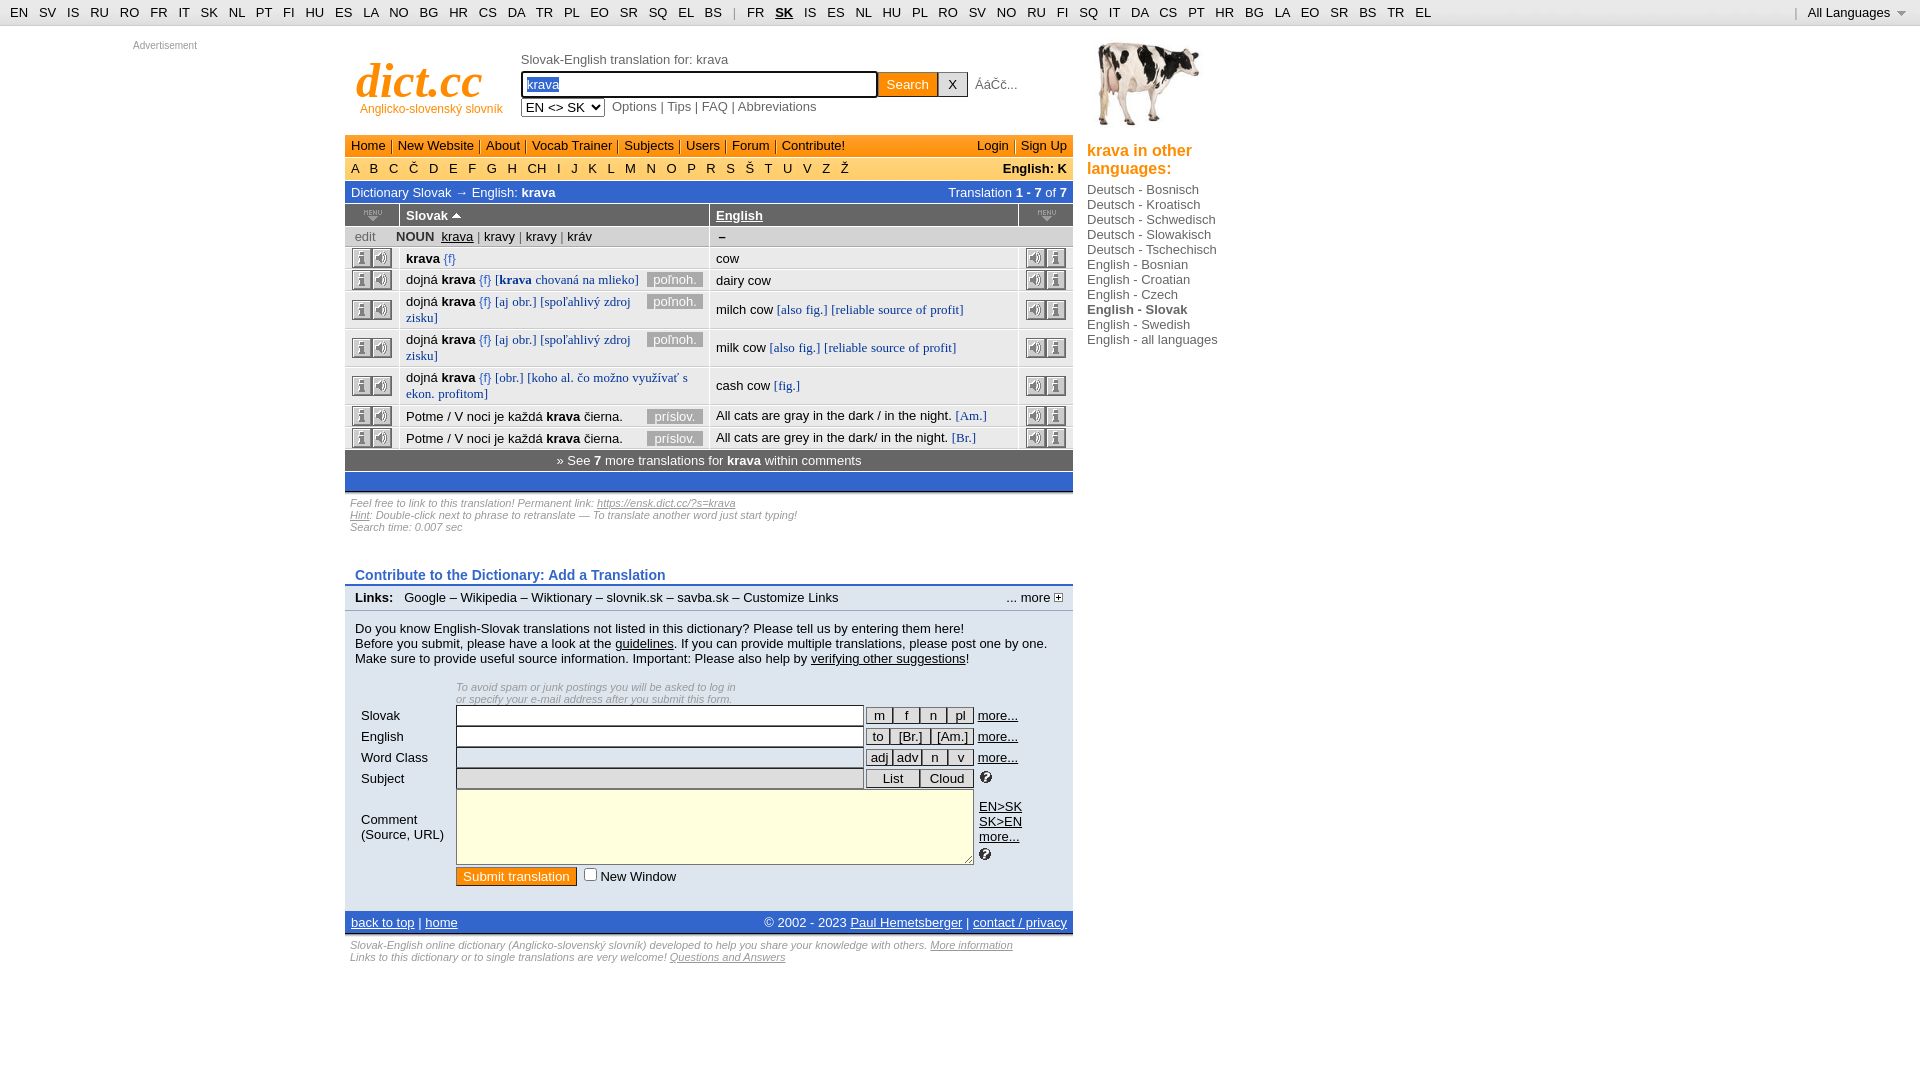 This screenshot has height=1080, width=1920. What do you see at coordinates (542, 377) in the screenshot?
I see `'[koho'` at bounding box center [542, 377].